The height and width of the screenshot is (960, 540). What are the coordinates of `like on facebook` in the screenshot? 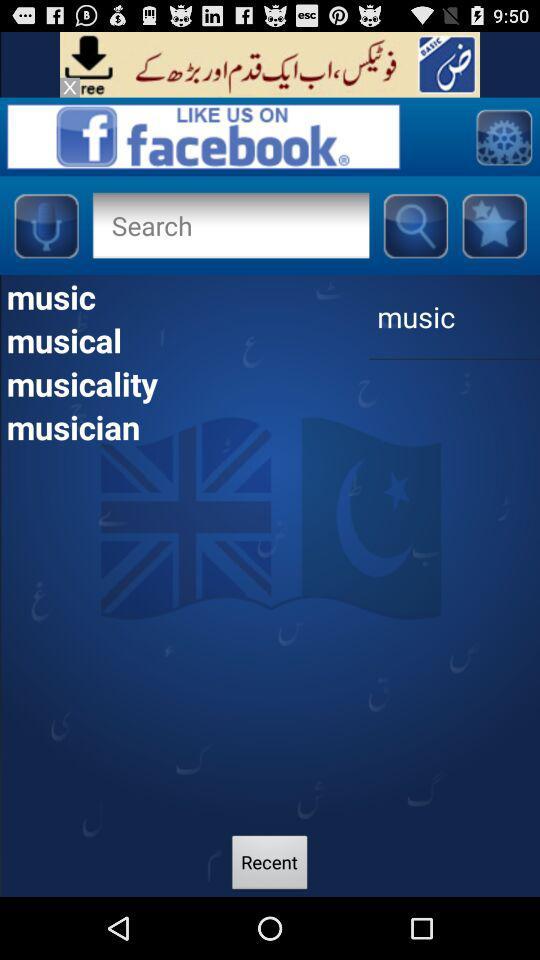 It's located at (202, 135).